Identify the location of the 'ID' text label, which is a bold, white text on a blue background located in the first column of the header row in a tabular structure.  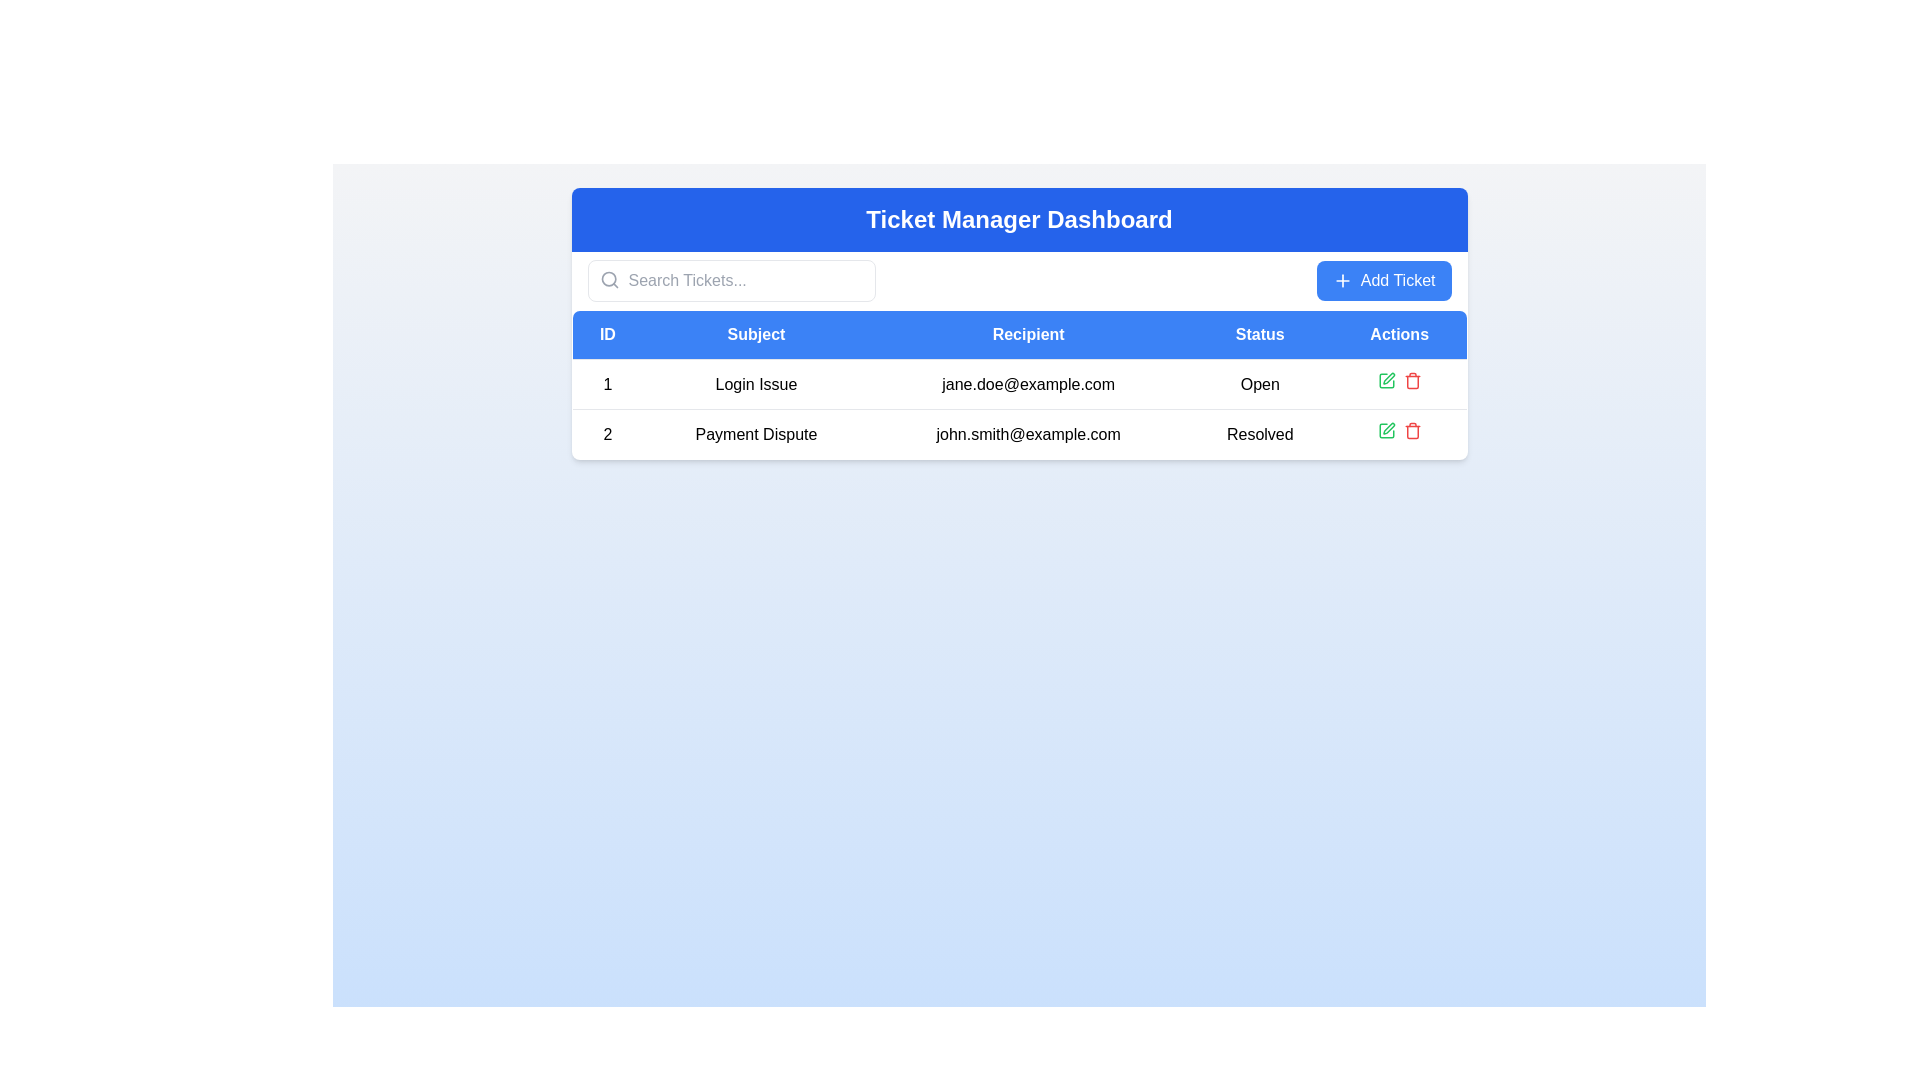
(606, 334).